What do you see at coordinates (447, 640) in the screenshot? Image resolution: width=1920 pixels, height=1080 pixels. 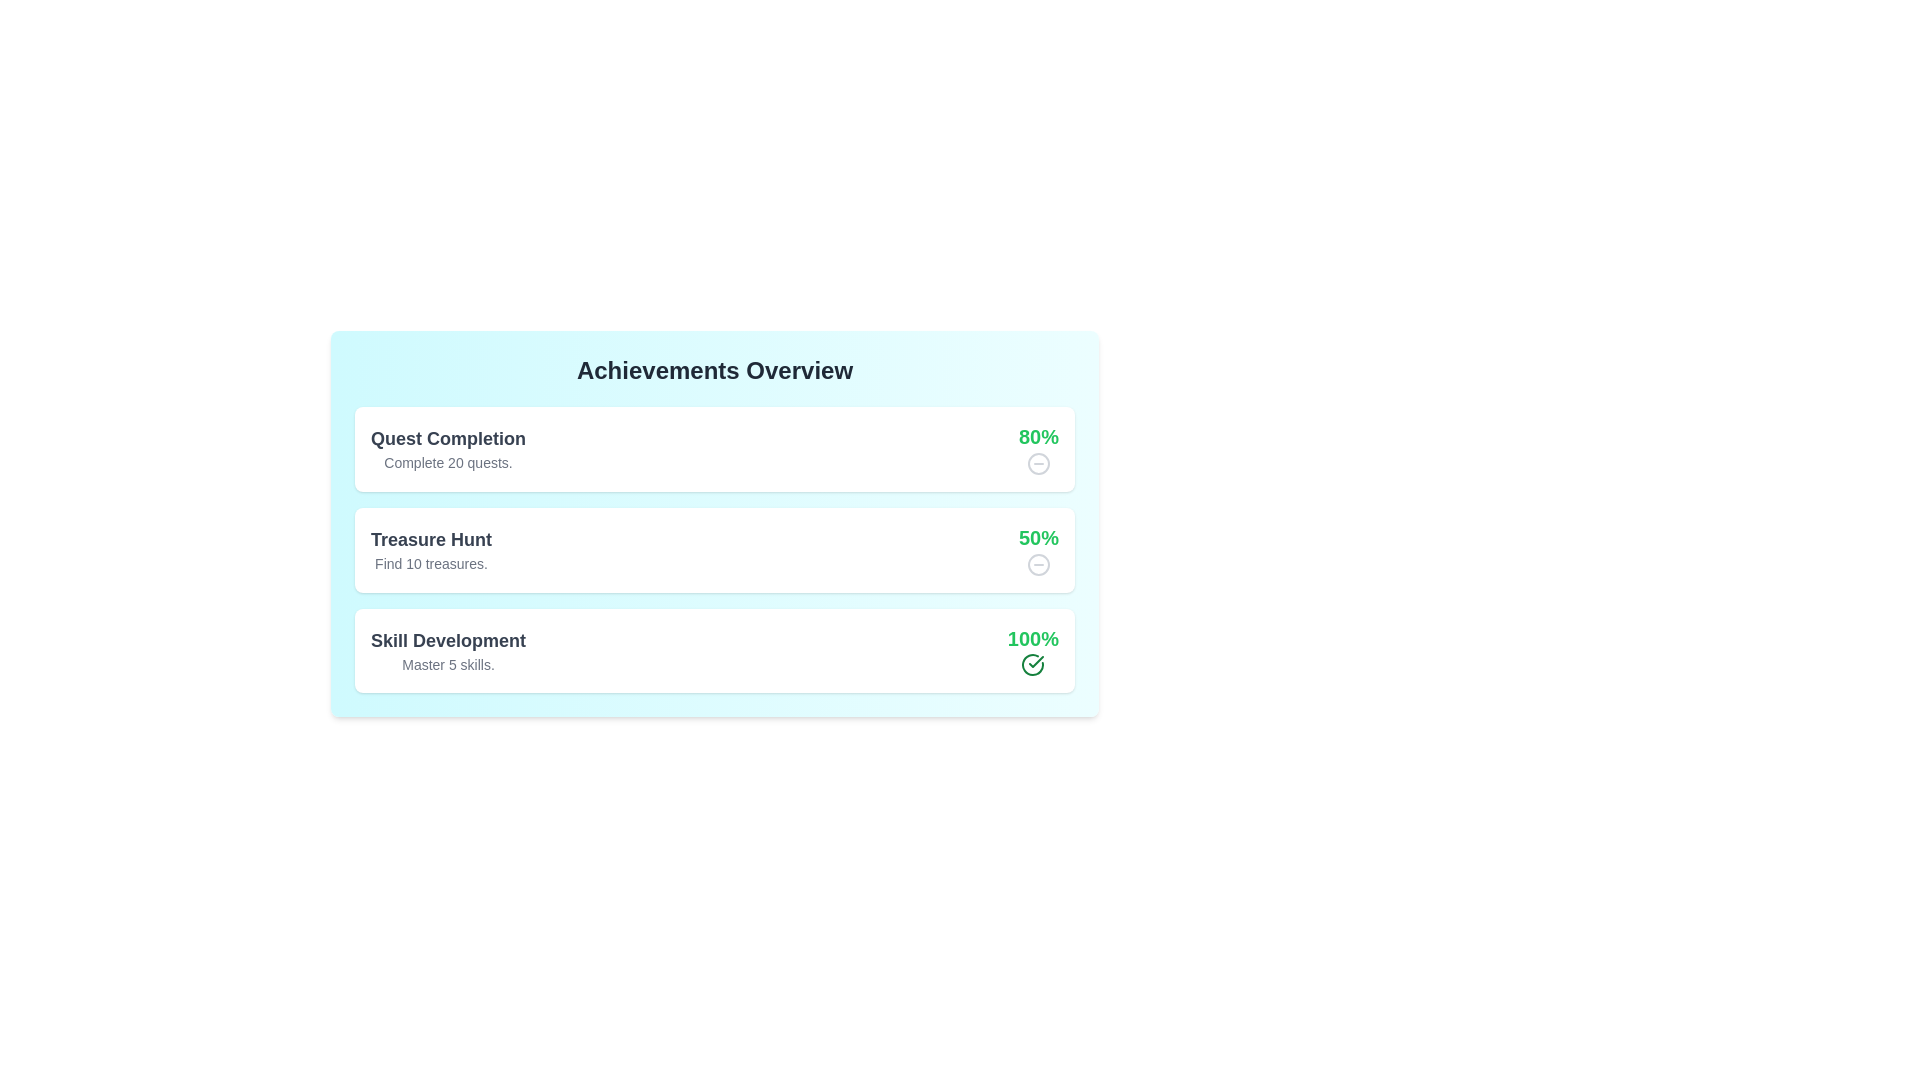 I see `the 'Skill Development' heading in the third card under 'Achievements Overview'` at bounding box center [447, 640].